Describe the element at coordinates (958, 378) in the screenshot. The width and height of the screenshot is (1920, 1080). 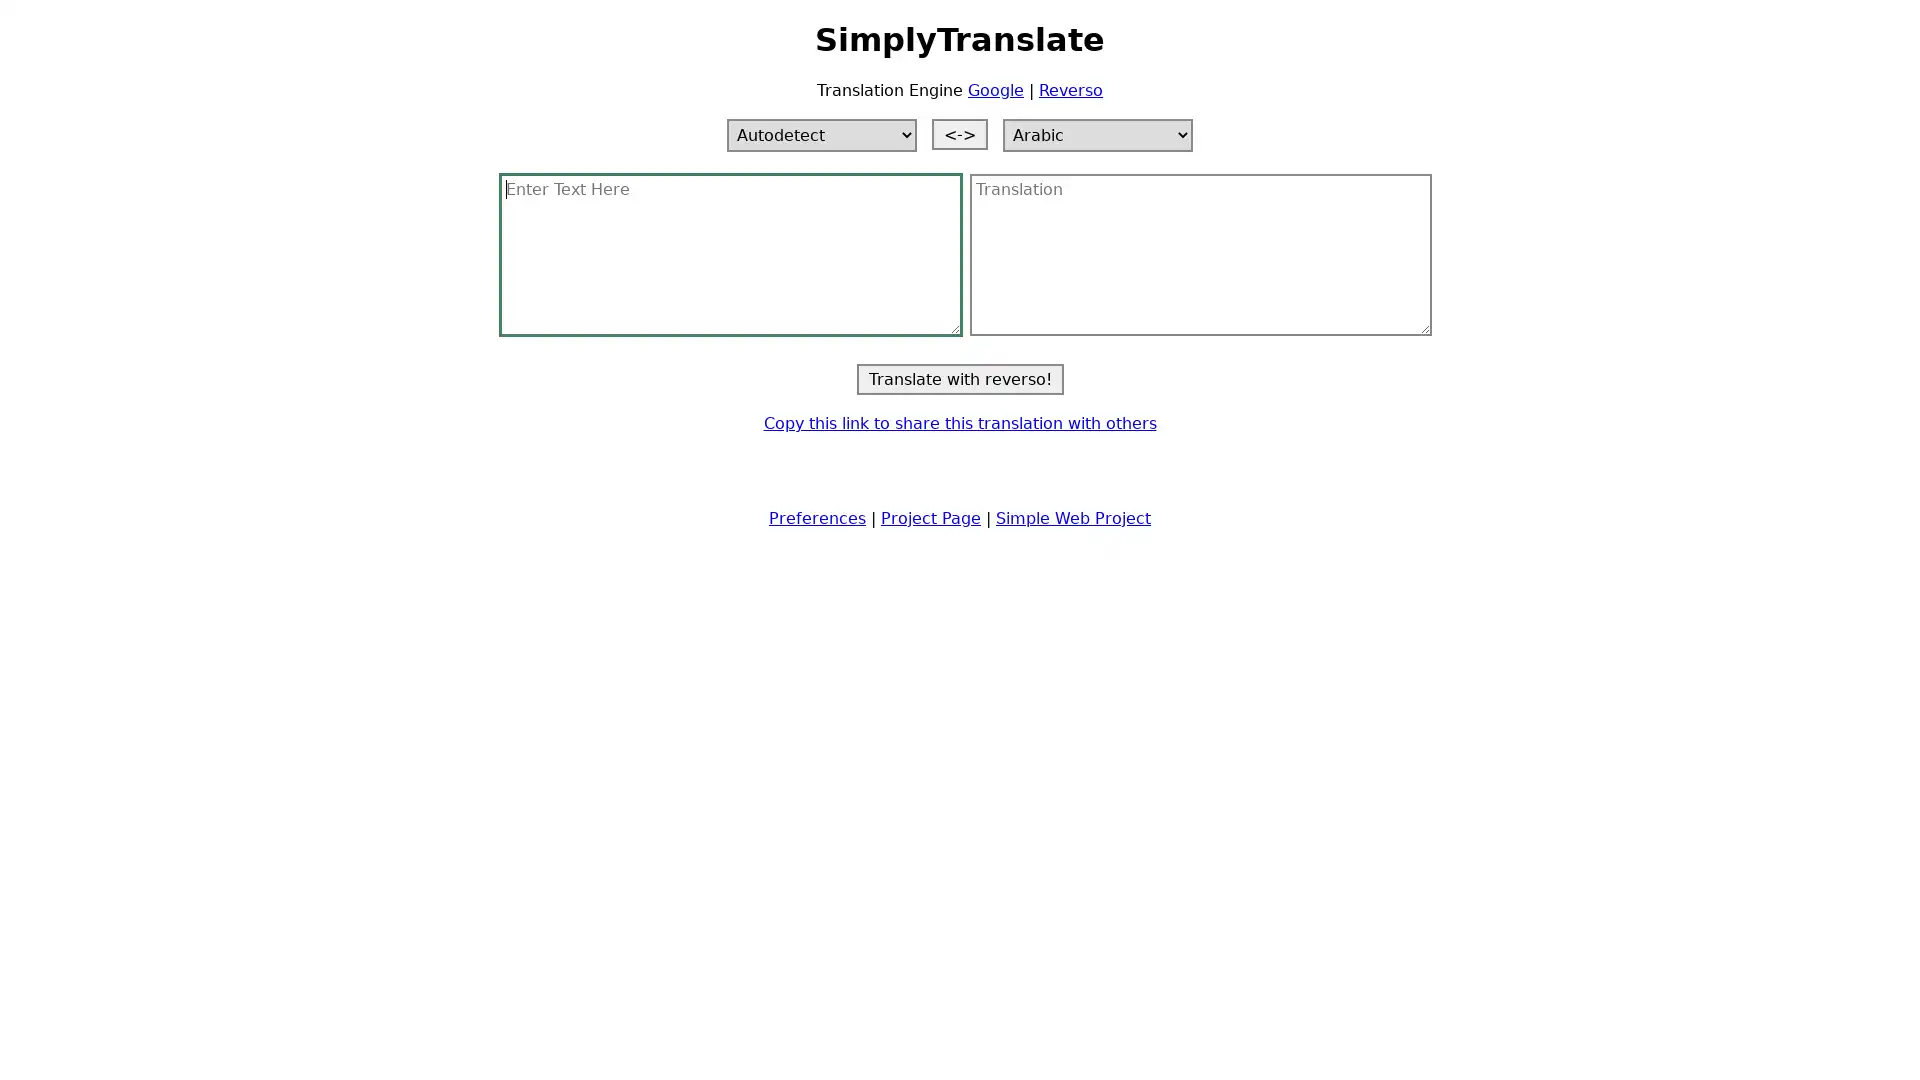
I see `Translate with reverso!` at that location.